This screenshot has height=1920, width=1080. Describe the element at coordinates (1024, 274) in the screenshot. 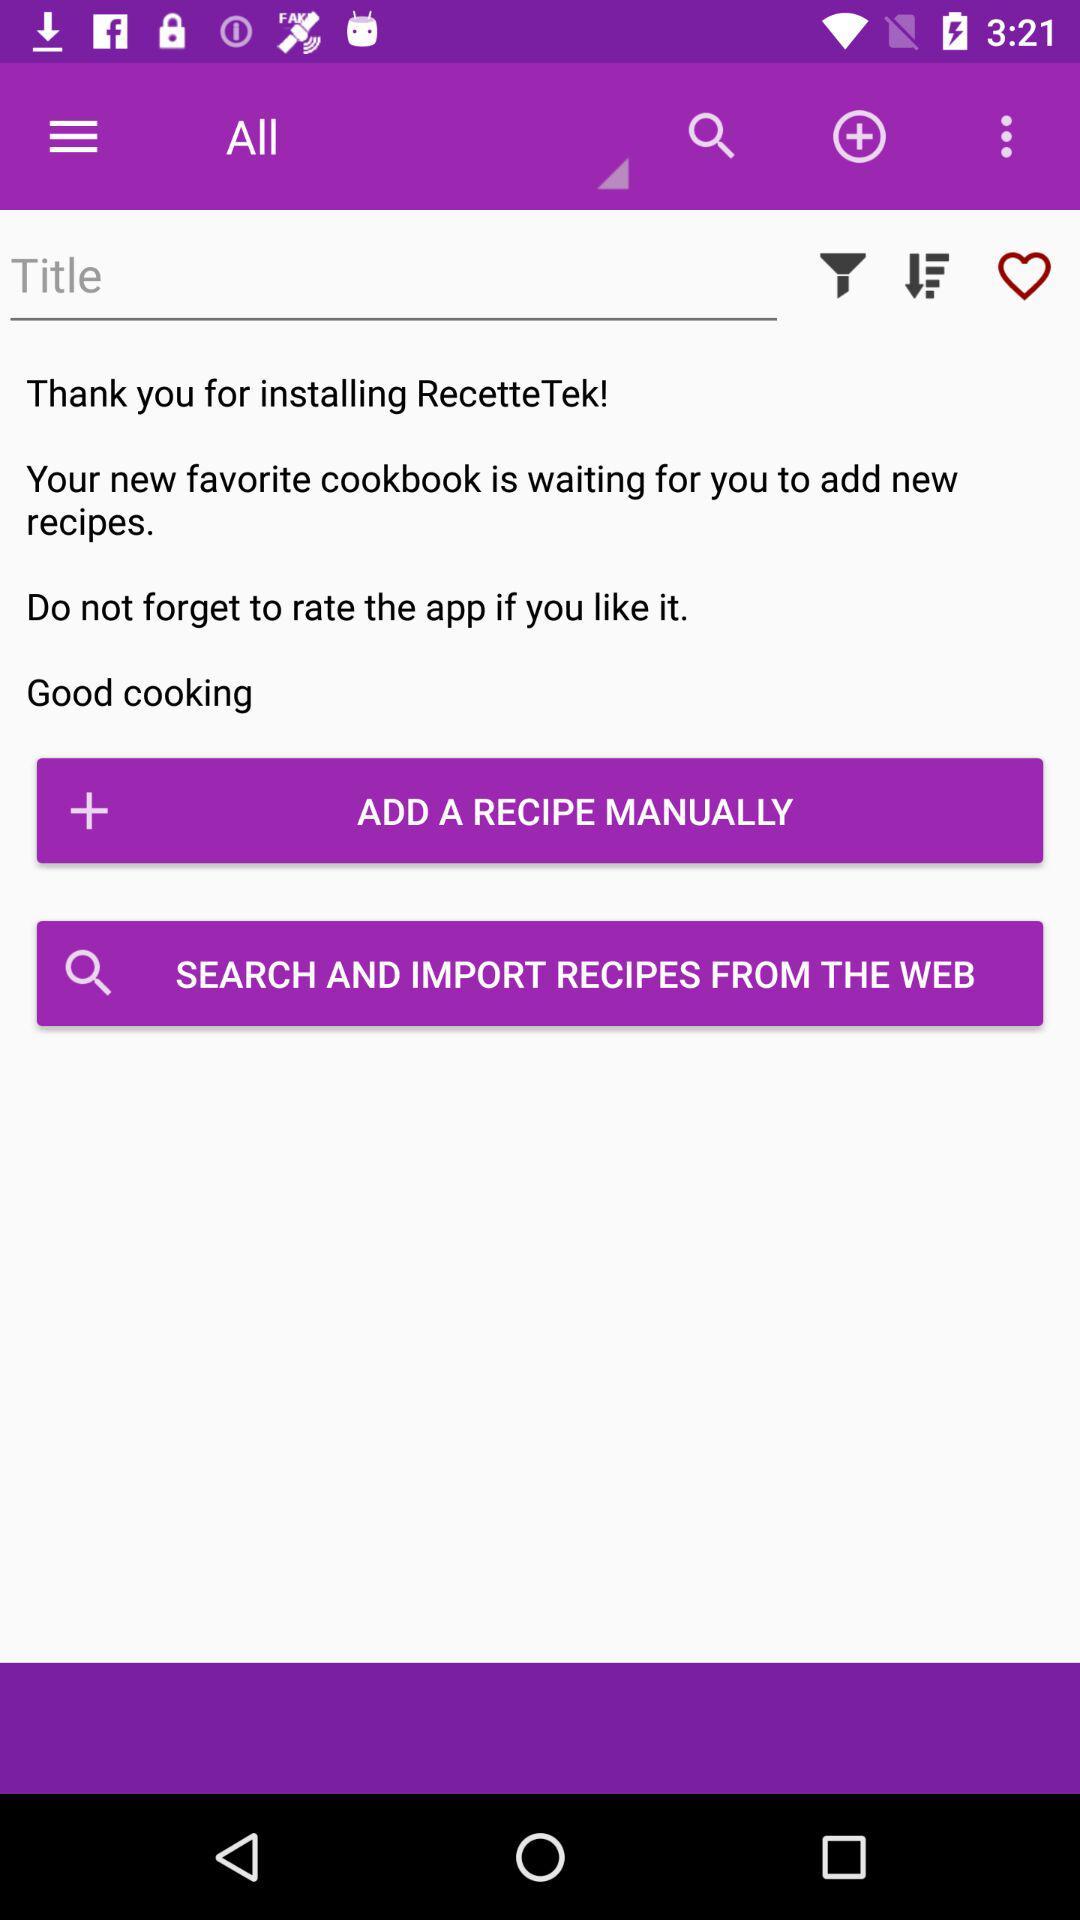

I see `favorite` at that location.